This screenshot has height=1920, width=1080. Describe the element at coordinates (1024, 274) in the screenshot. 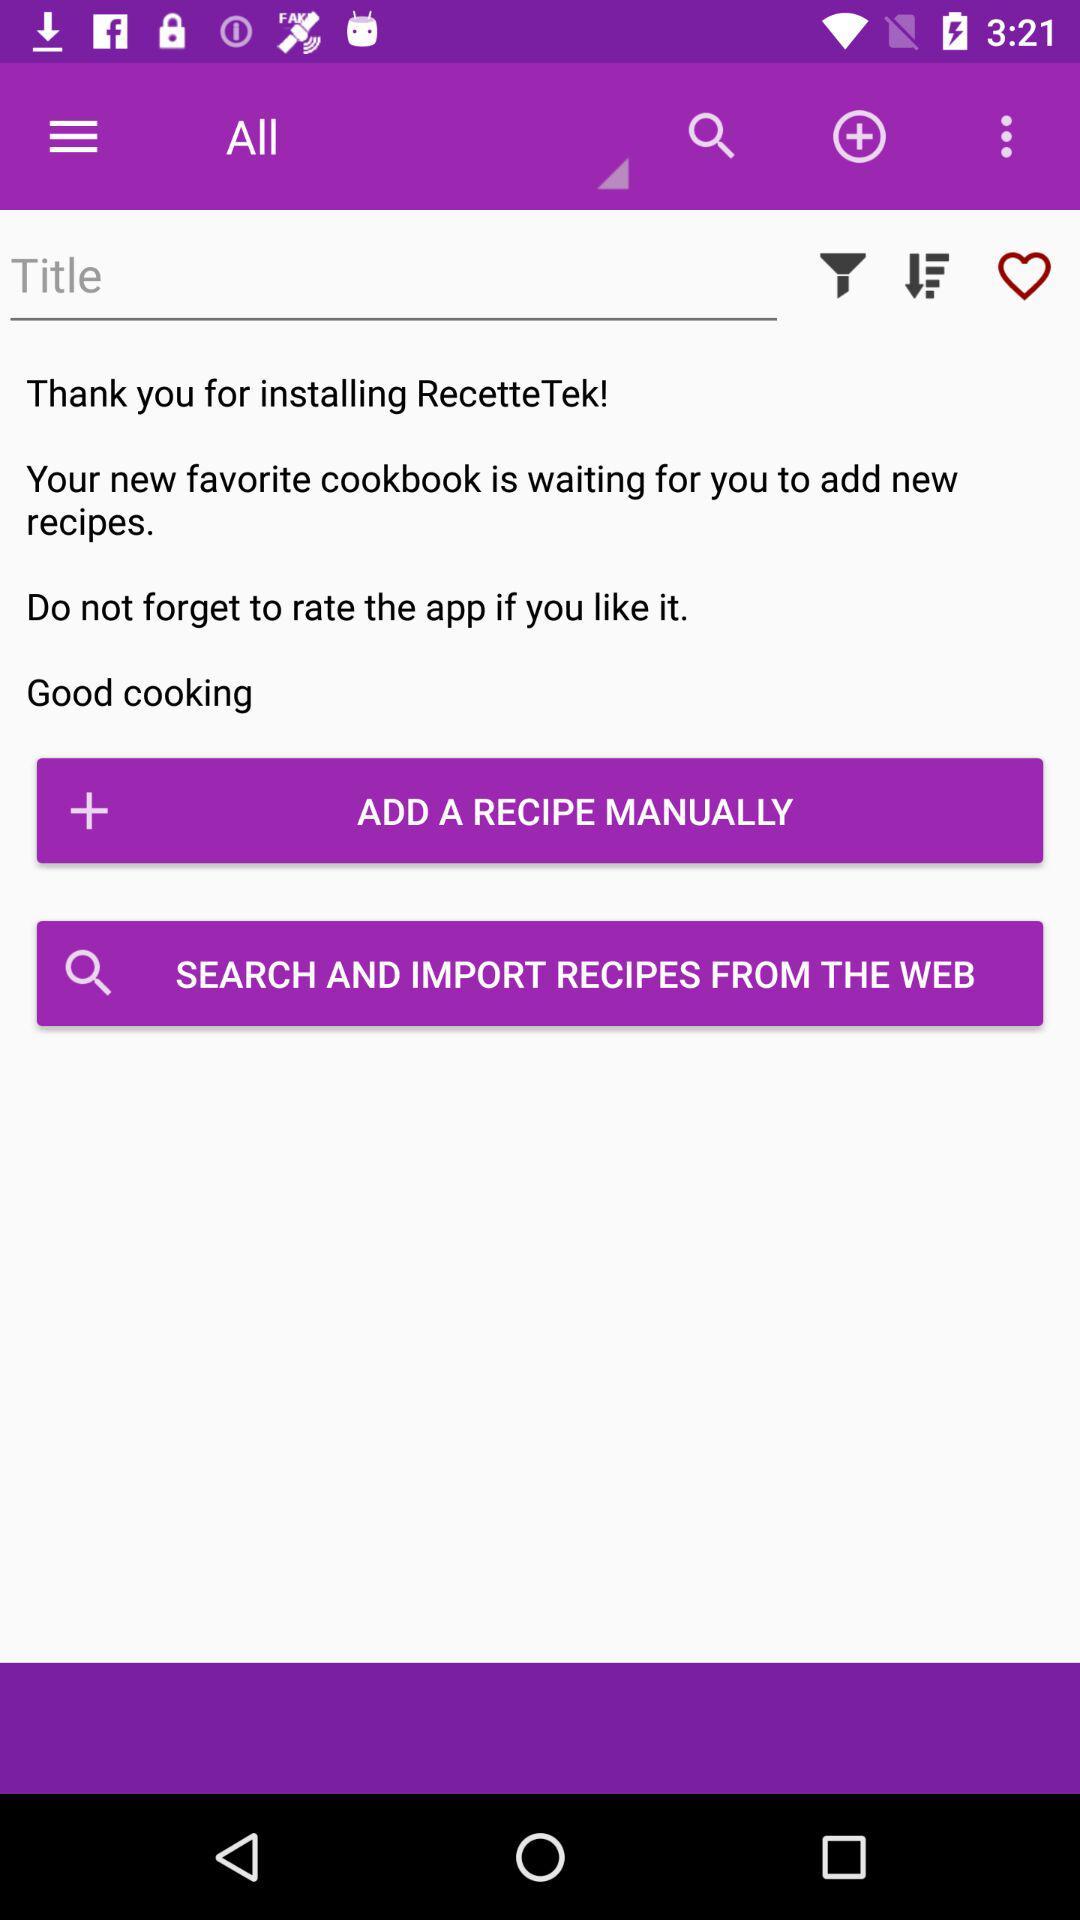

I see `favorite` at that location.